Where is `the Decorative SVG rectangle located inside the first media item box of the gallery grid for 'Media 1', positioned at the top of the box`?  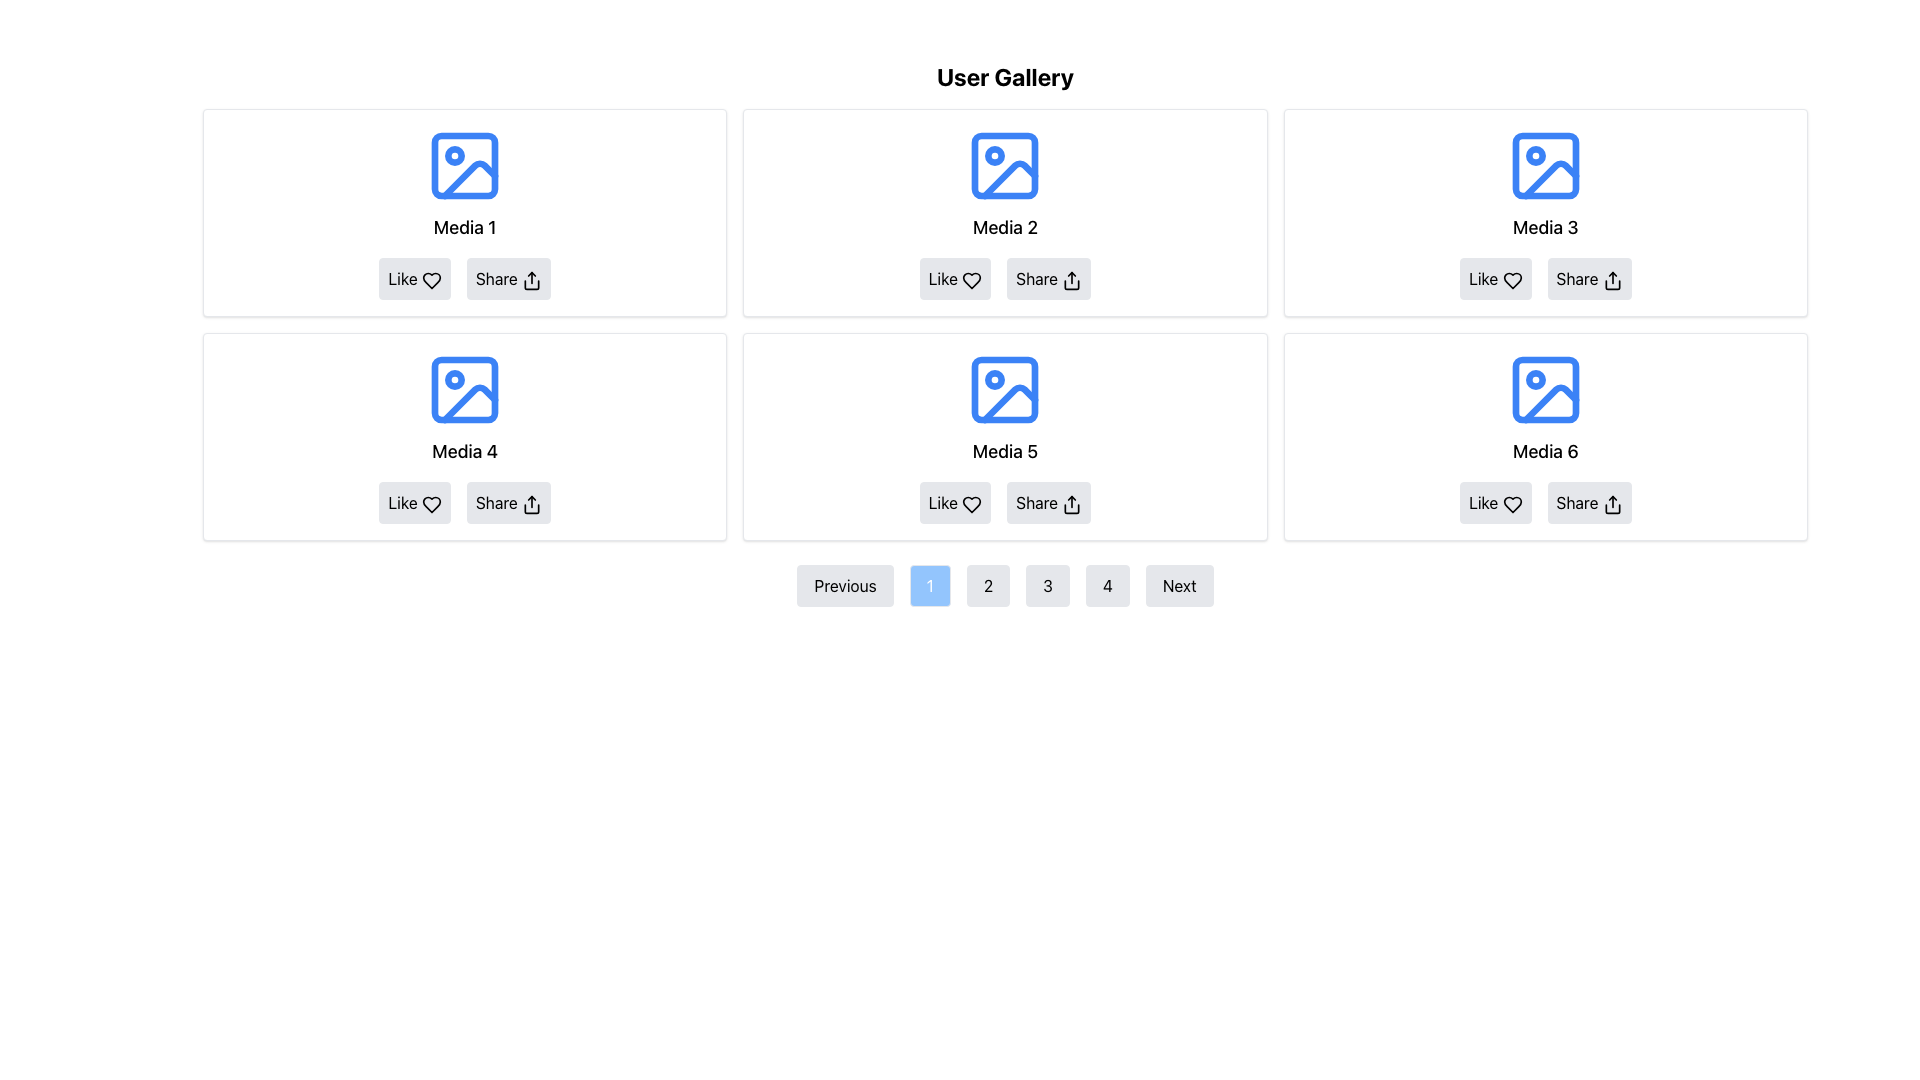 the Decorative SVG rectangle located inside the first media item box of the gallery grid for 'Media 1', positioned at the top of the box is located at coordinates (464, 164).